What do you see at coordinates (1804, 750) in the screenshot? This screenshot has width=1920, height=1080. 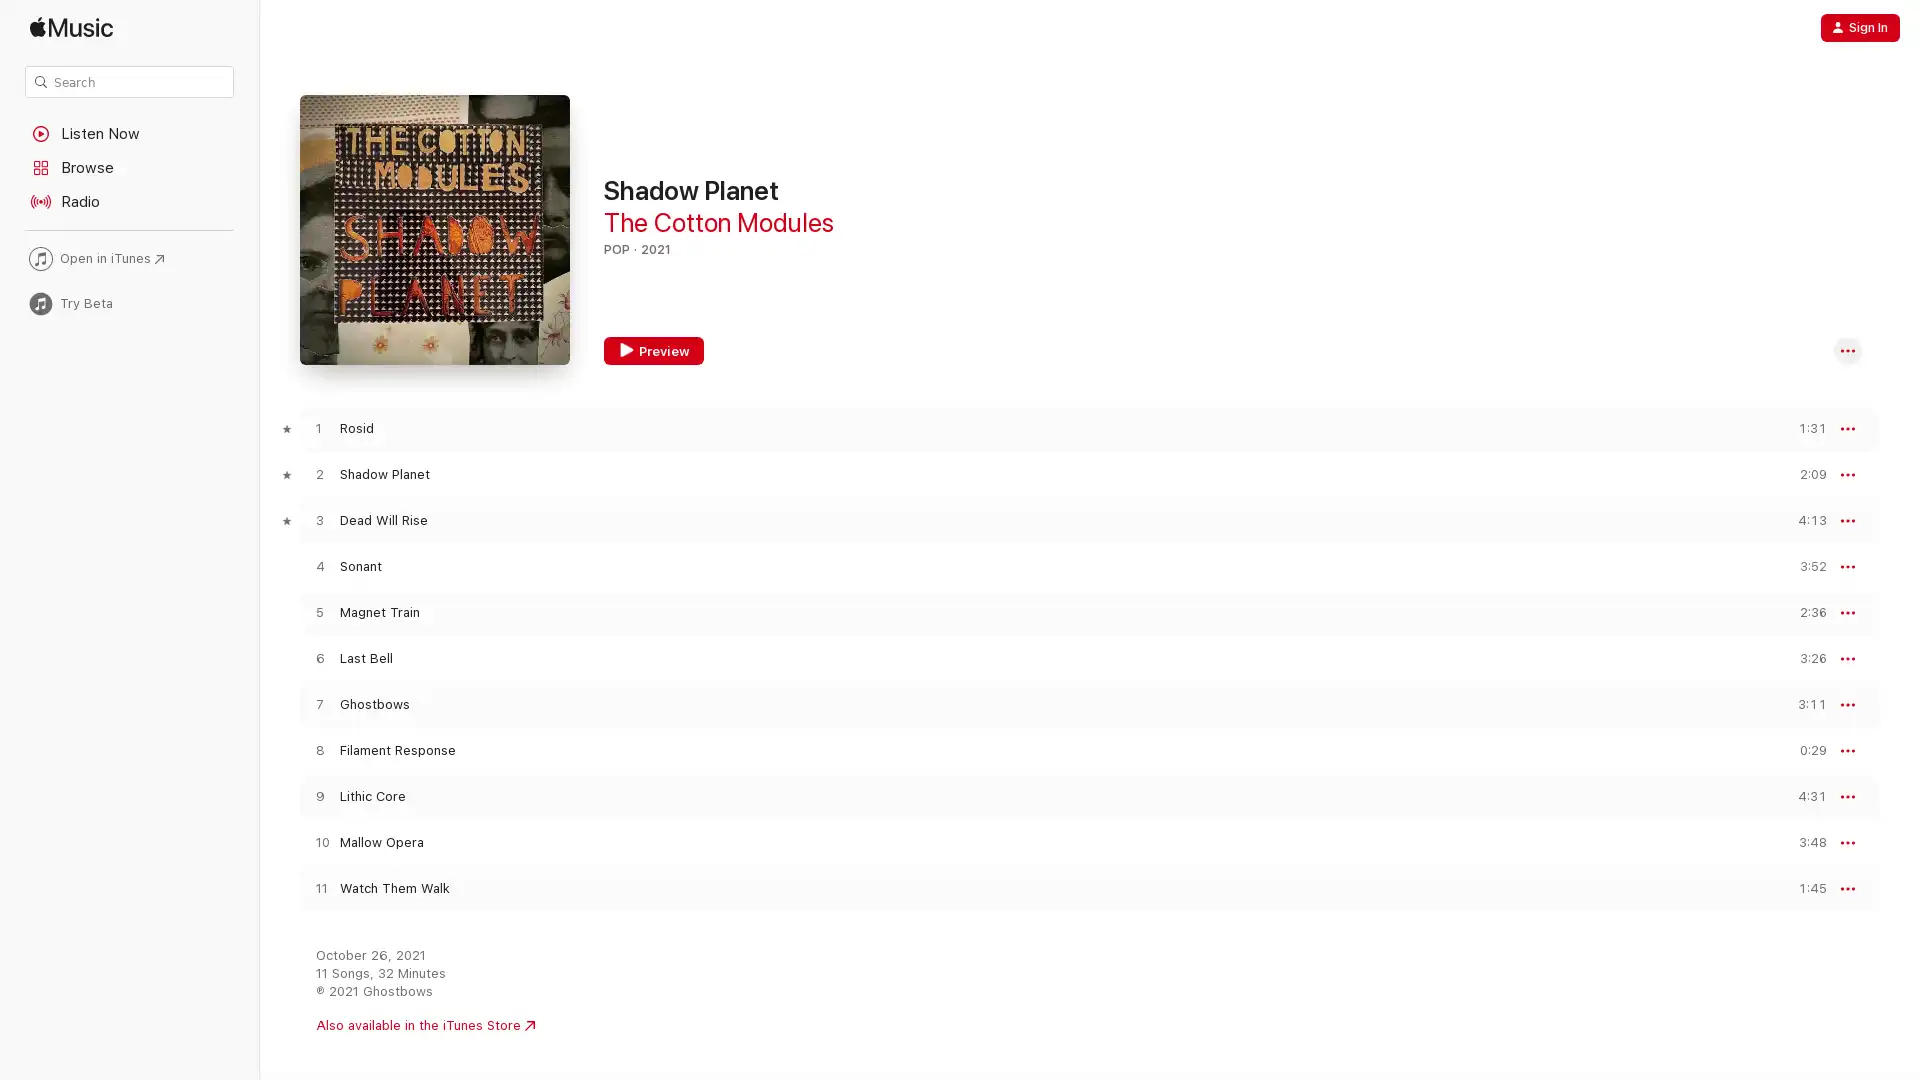 I see `Preview` at bounding box center [1804, 750].